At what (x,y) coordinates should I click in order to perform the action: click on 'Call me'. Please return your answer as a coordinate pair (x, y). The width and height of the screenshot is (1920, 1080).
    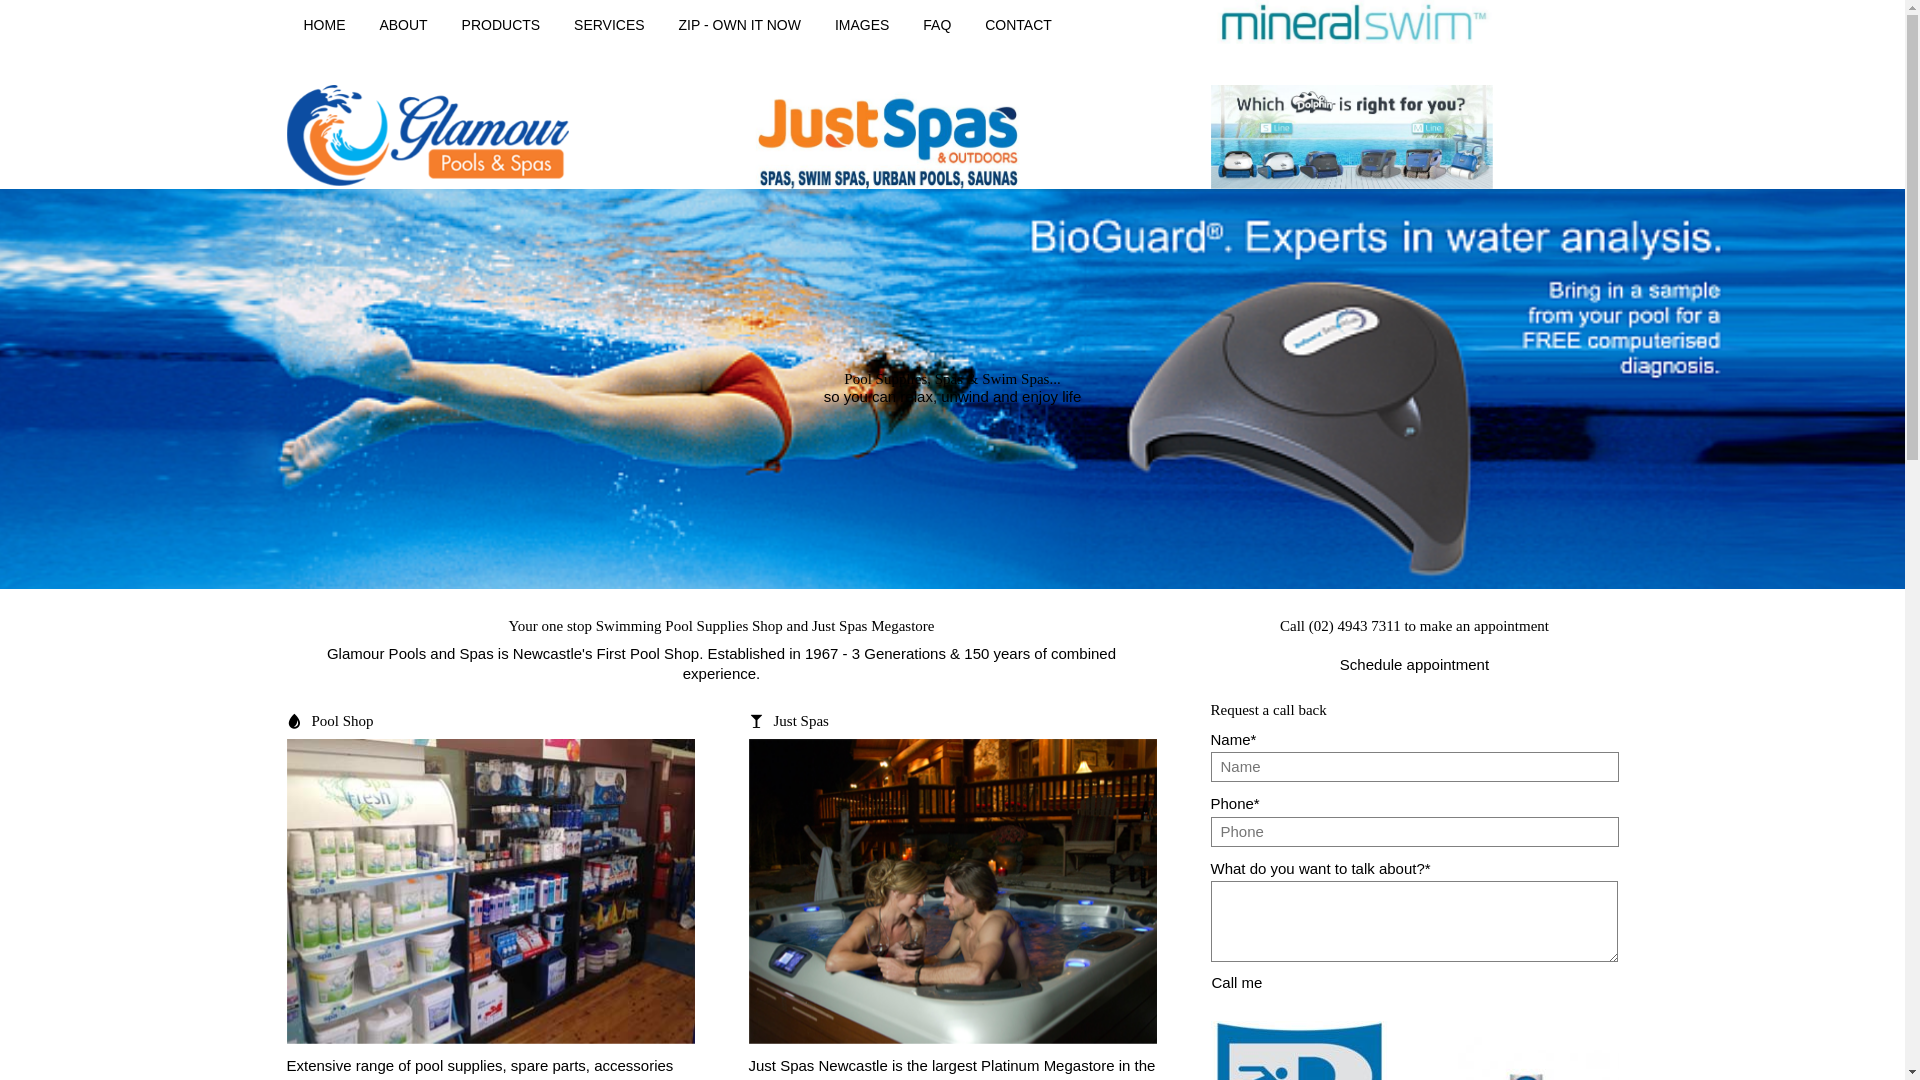
    Looking at the image, I should click on (1235, 981).